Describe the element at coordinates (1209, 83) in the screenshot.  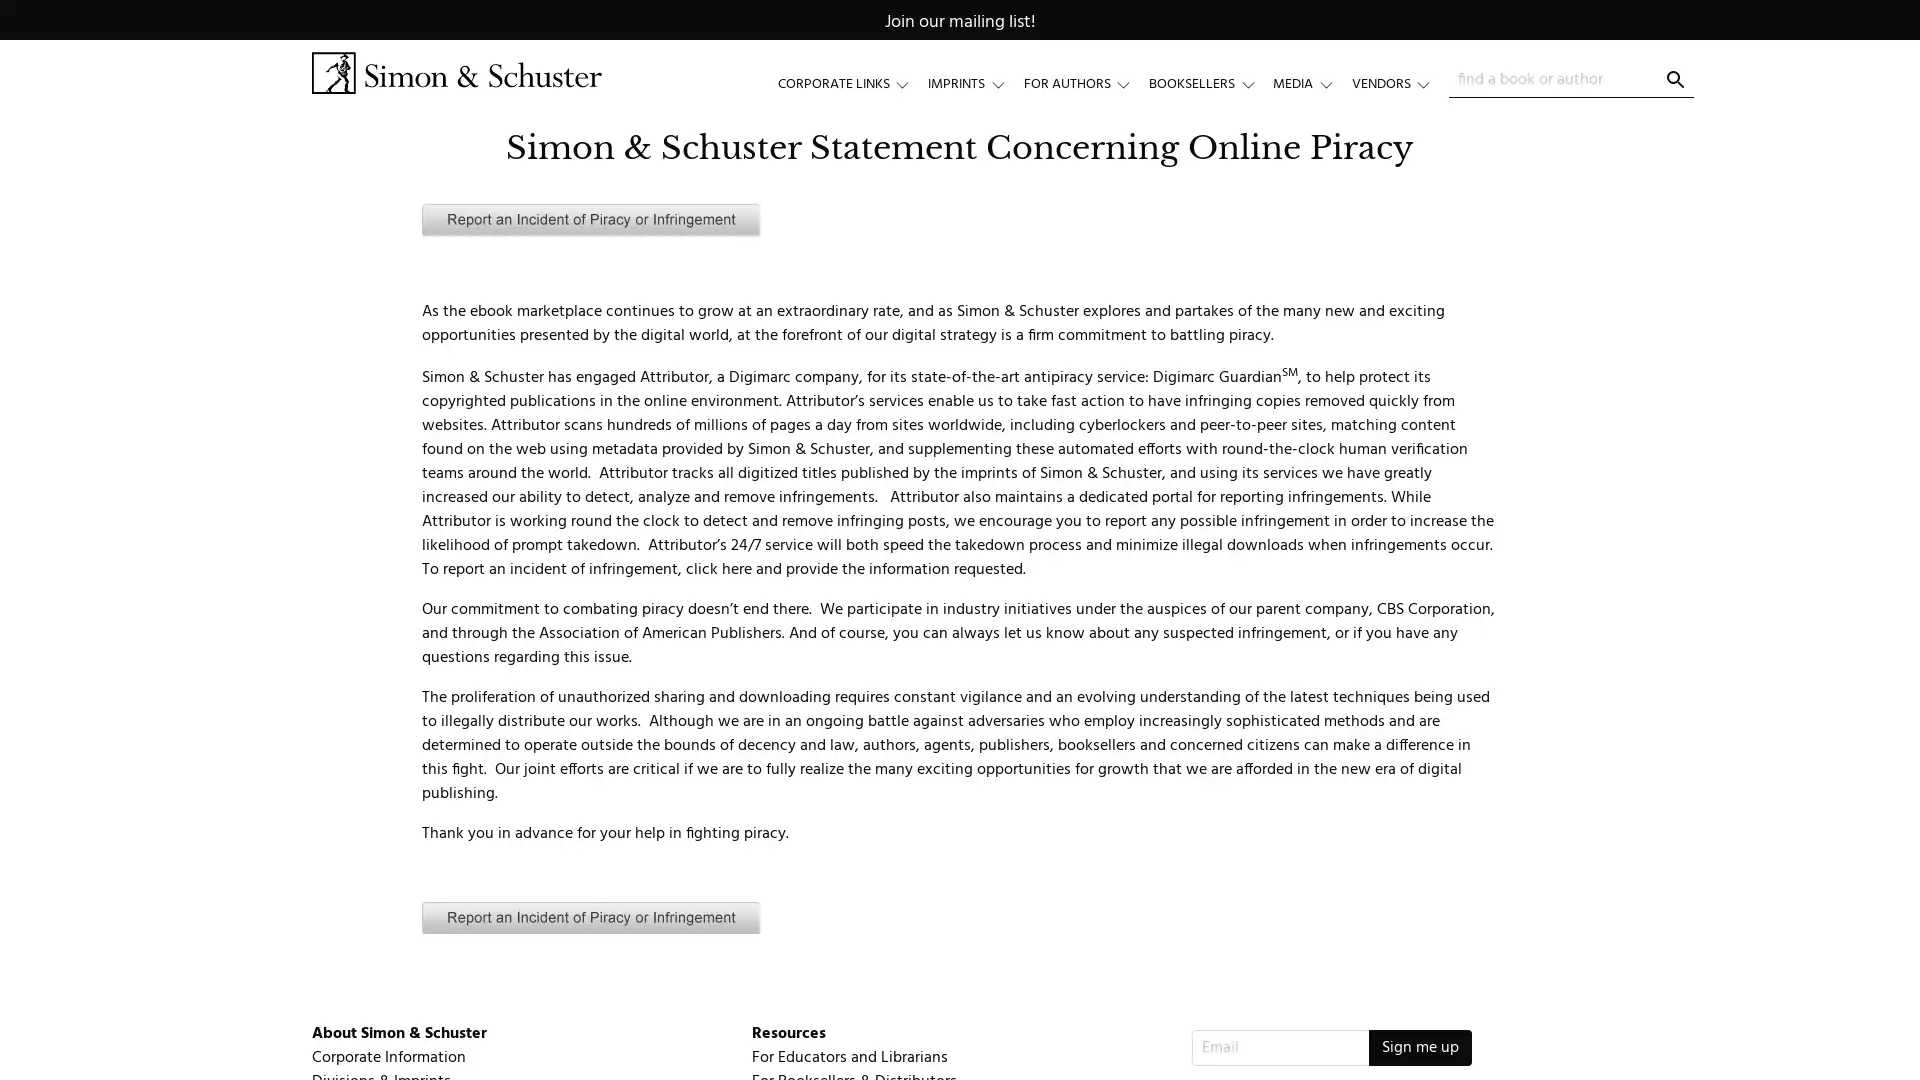
I see `BOOKSELLERS` at that location.